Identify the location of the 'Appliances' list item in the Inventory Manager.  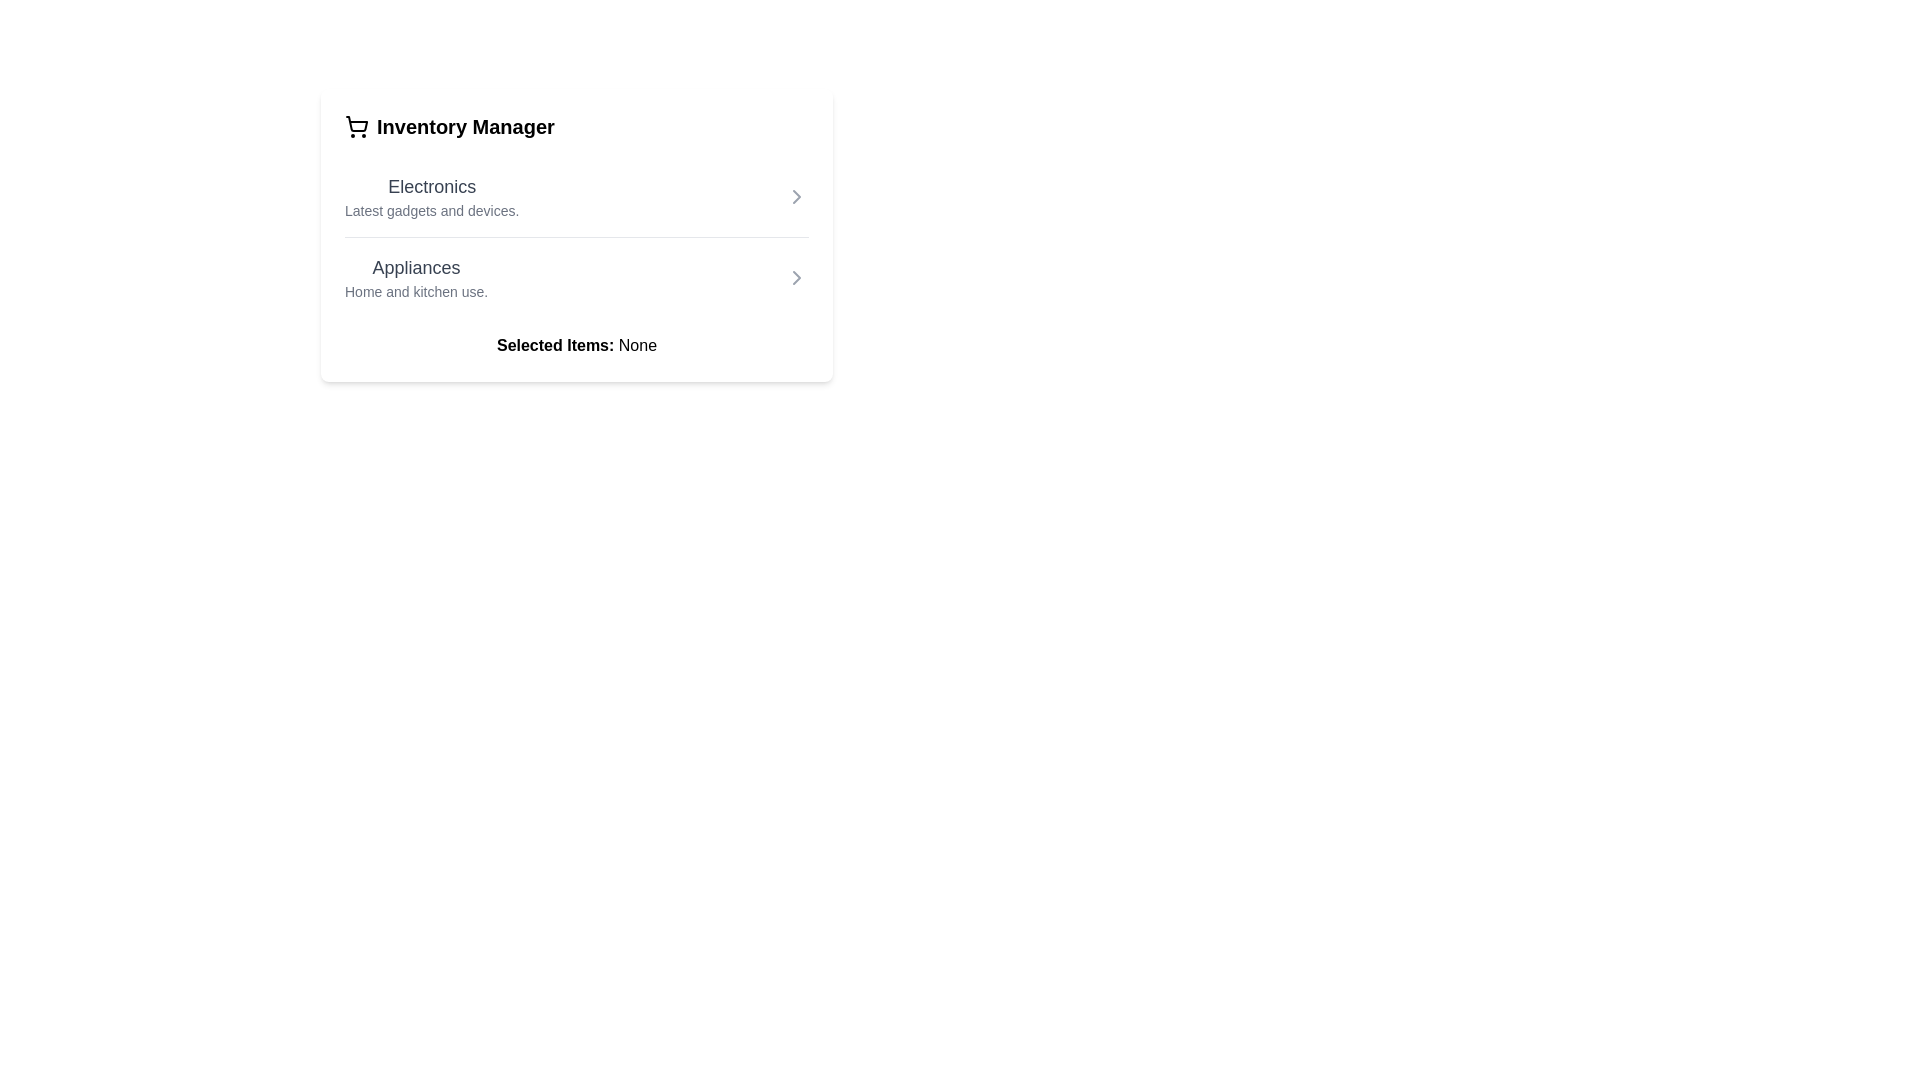
(575, 277).